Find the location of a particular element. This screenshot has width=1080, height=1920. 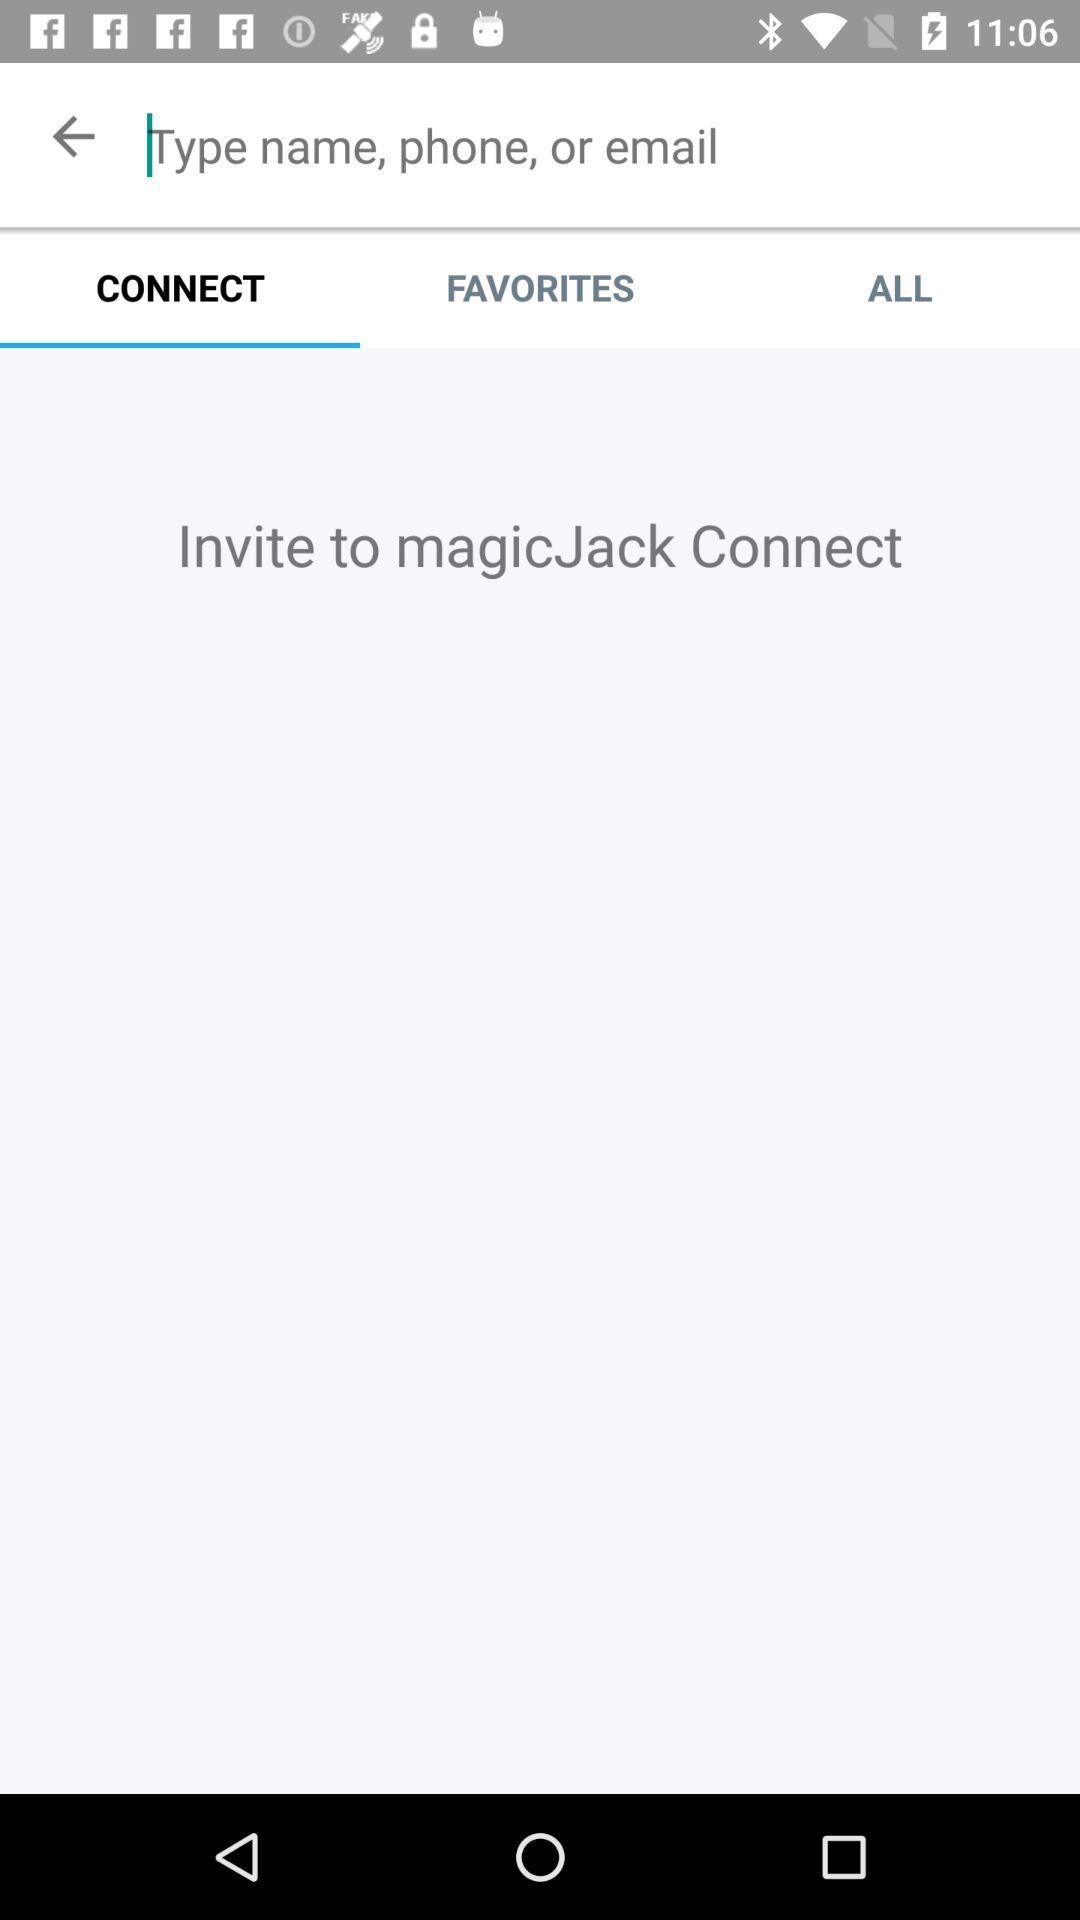

item to the left of the all item is located at coordinates (540, 286).